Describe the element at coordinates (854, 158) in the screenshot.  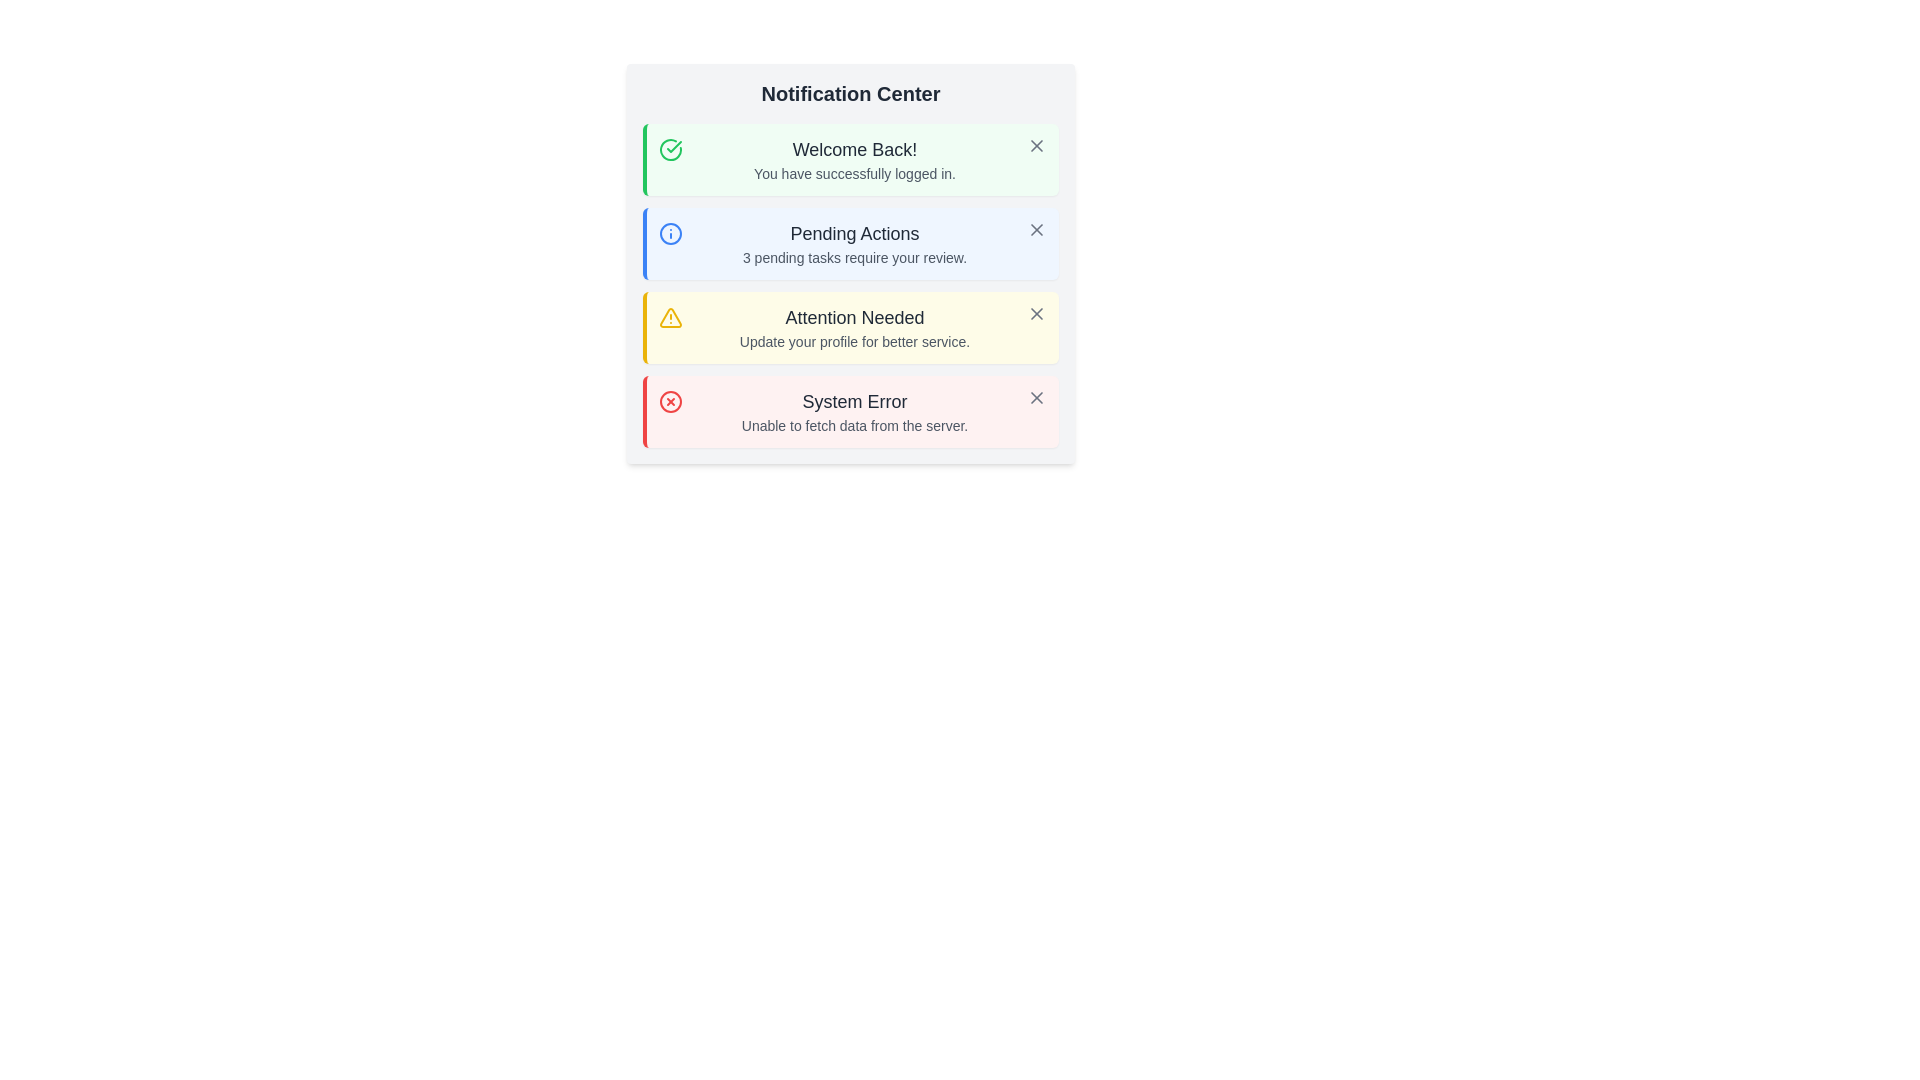
I see `text content of the text display that shows 'Welcome Back!' and 'You have successfully logged in.' located in the notification box below 'Notification Center'` at that location.